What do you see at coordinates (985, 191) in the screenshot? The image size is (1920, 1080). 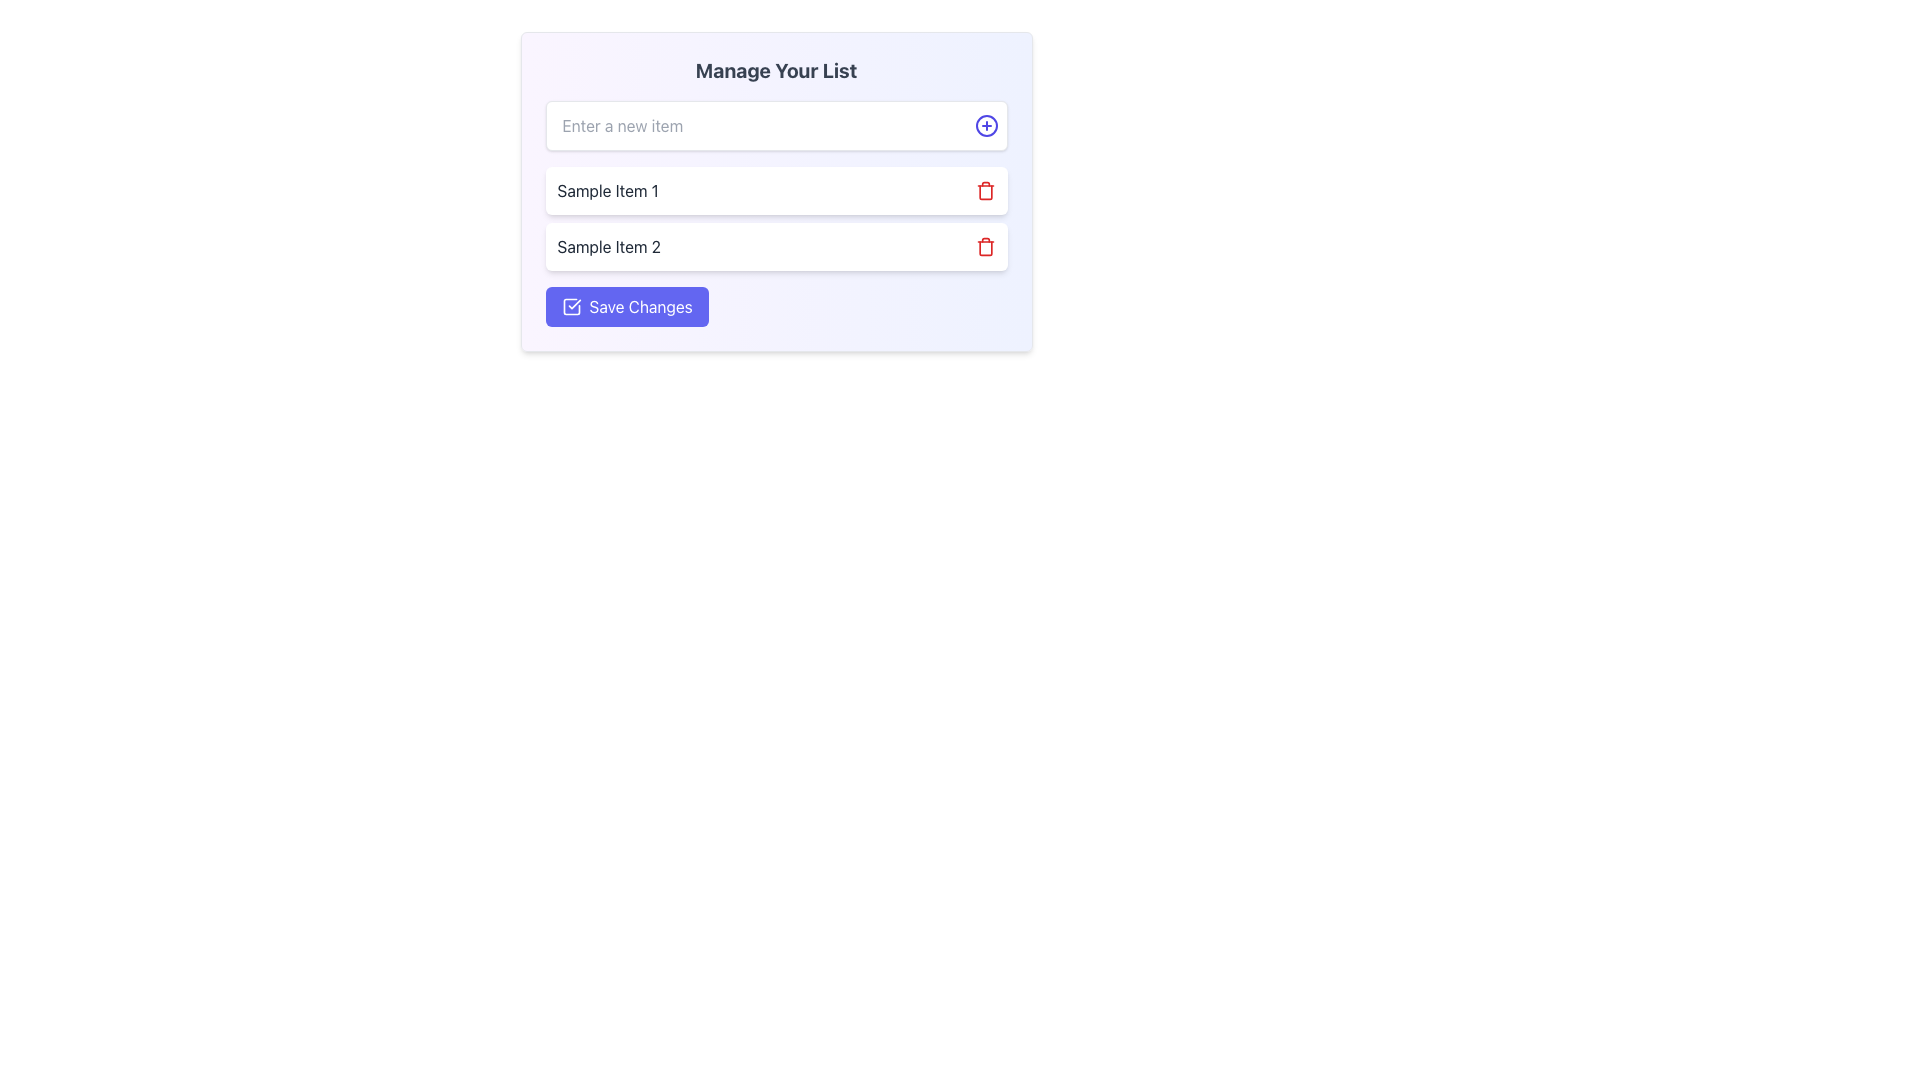 I see `the vector graphic icon styled as a delete button for 'Sample Item 1'` at bounding box center [985, 191].